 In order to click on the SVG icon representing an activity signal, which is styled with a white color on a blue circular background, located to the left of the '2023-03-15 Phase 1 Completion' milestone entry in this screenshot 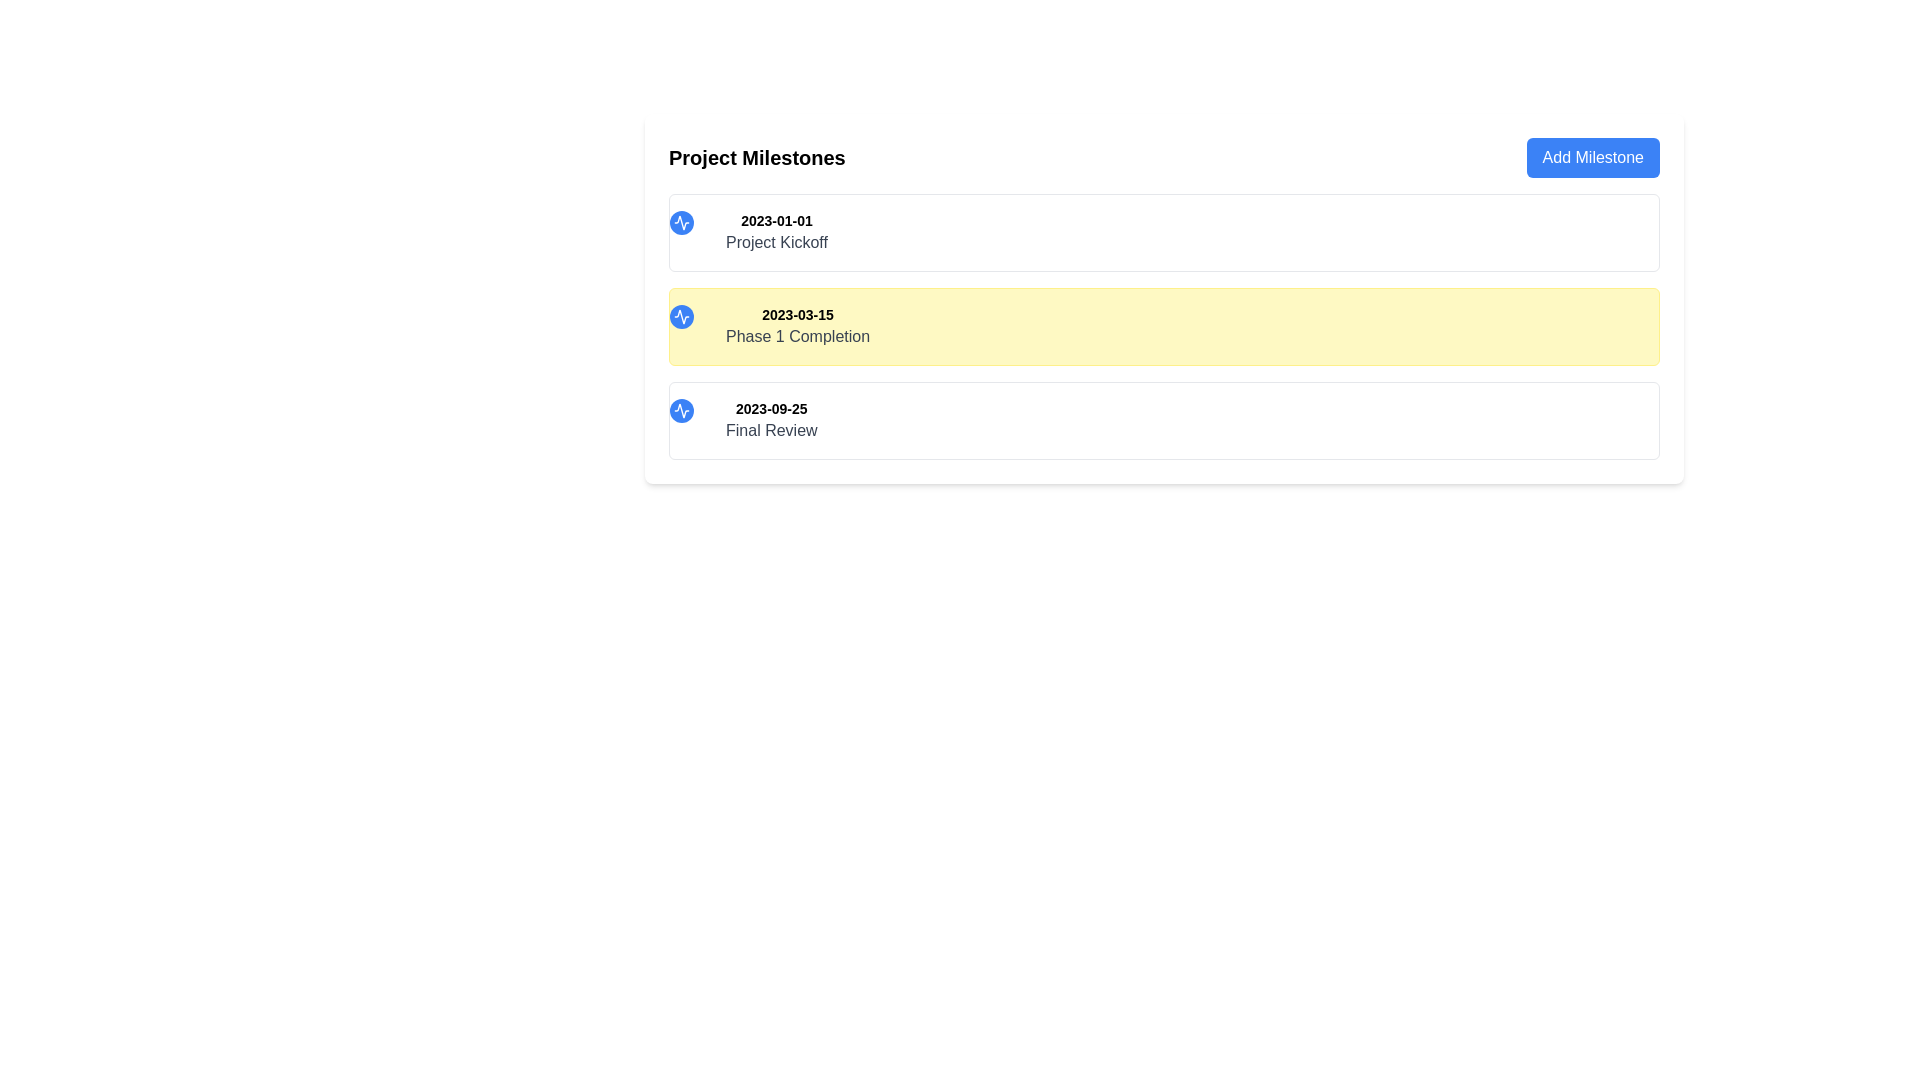, I will do `click(681, 223)`.